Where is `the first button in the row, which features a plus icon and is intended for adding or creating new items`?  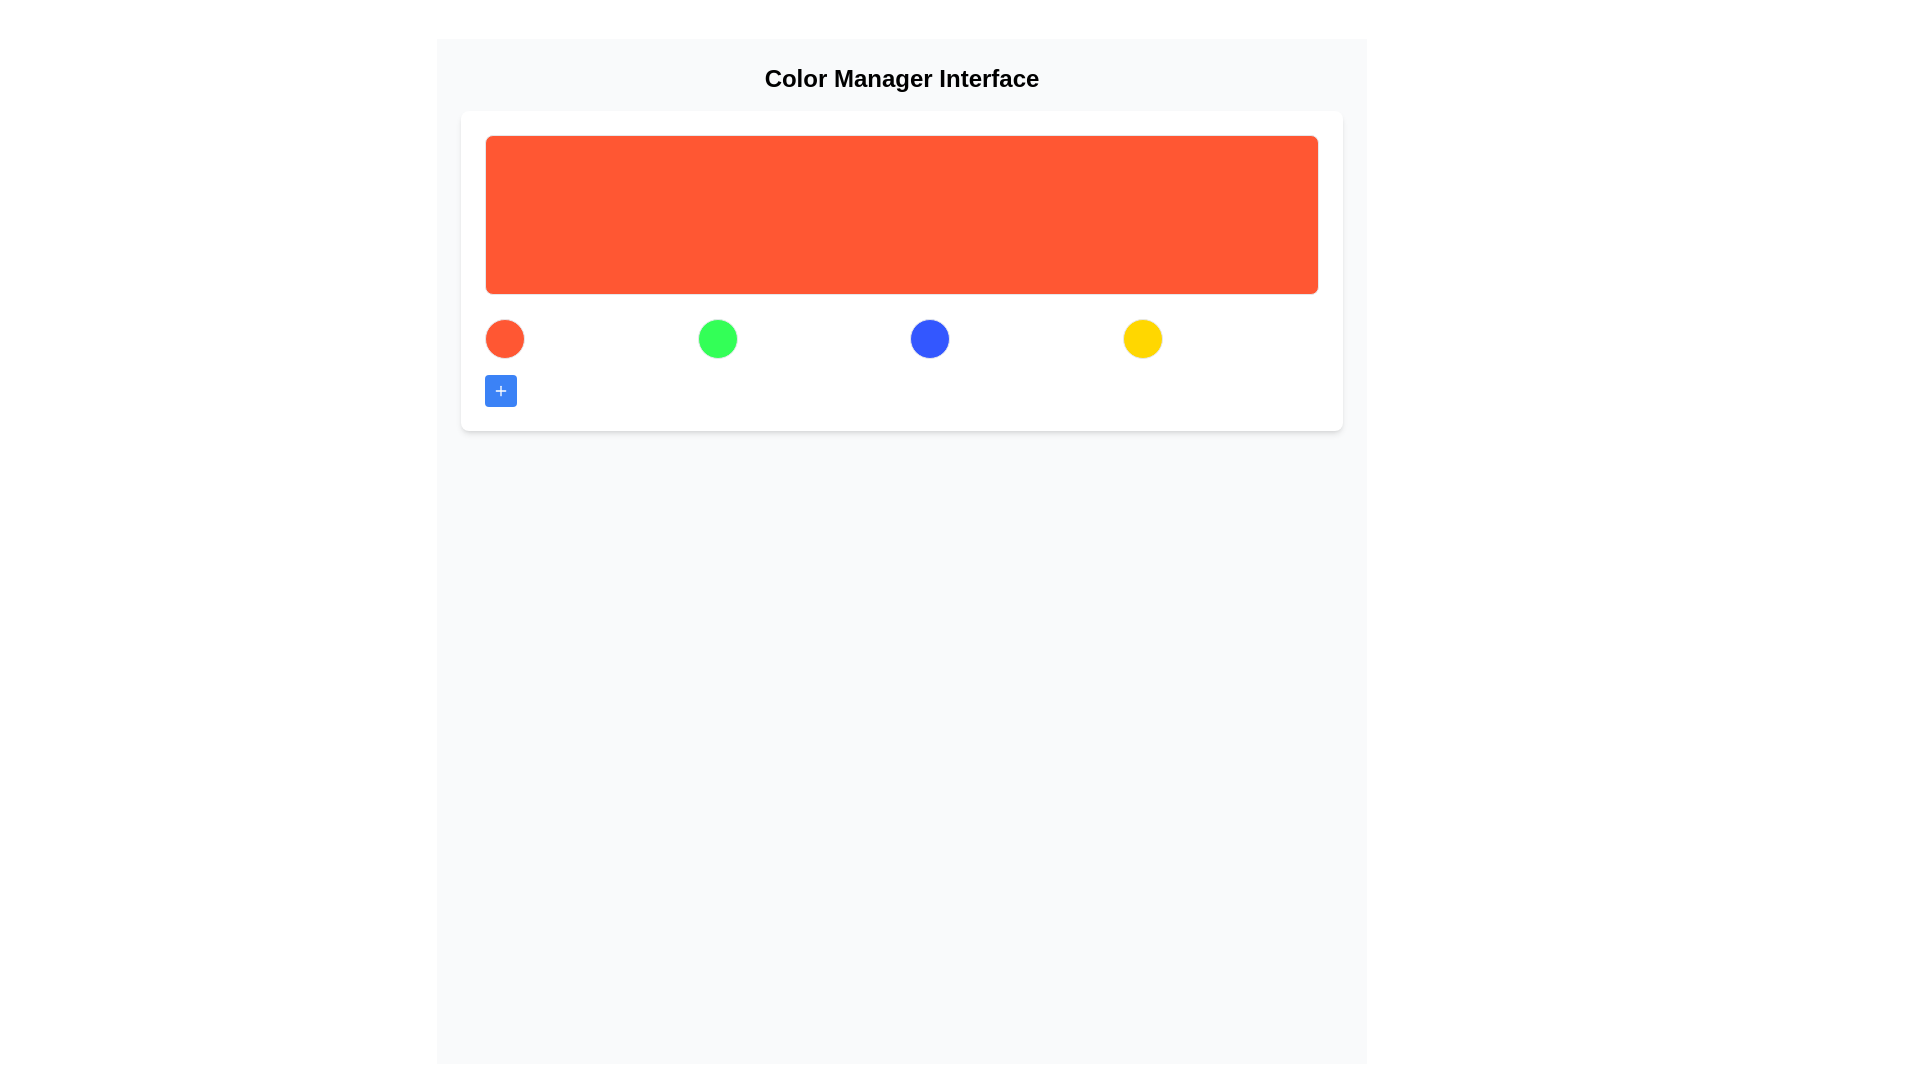
the first button in the row, which features a plus icon and is intended for adding or creating new items is located at coordinates (500, 390).